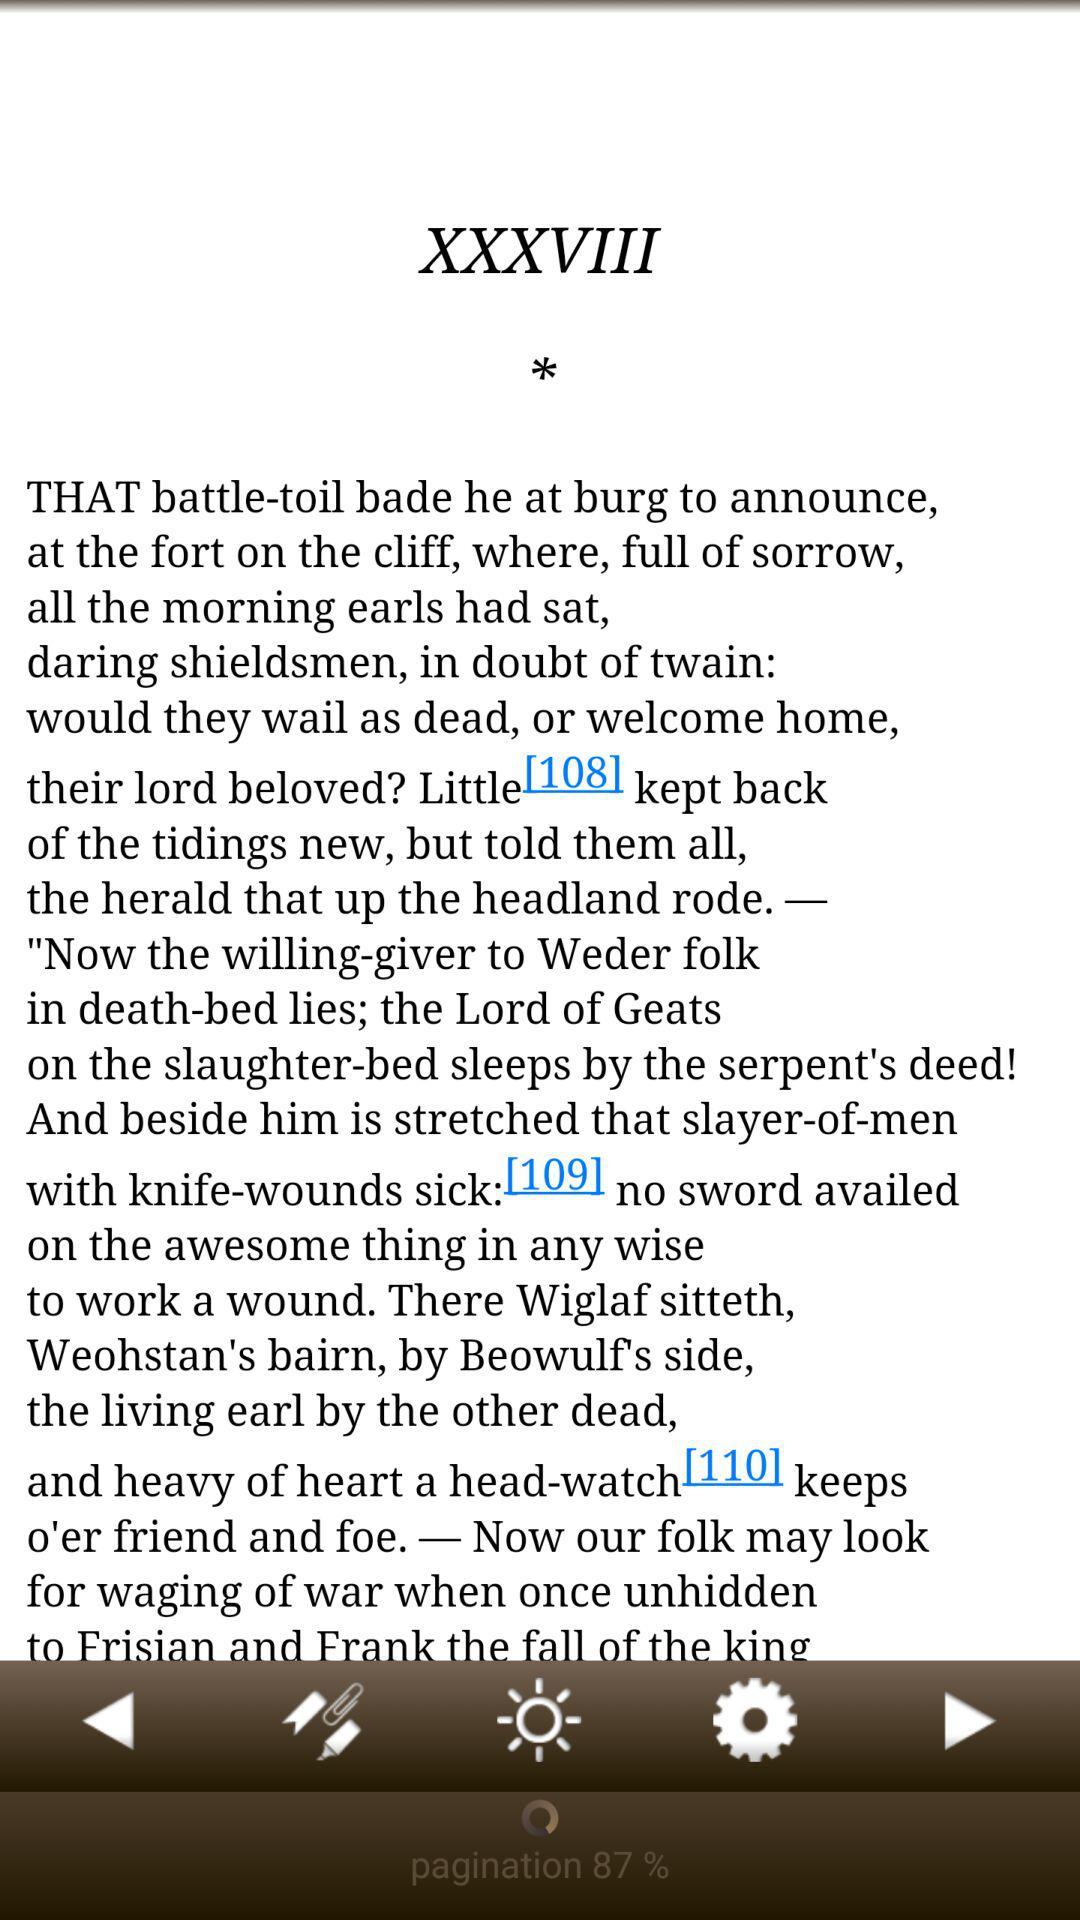  What do you see at coordinates (971, 1725) in the screenshot?
I see `next page` at bounding box center [971, 1725].